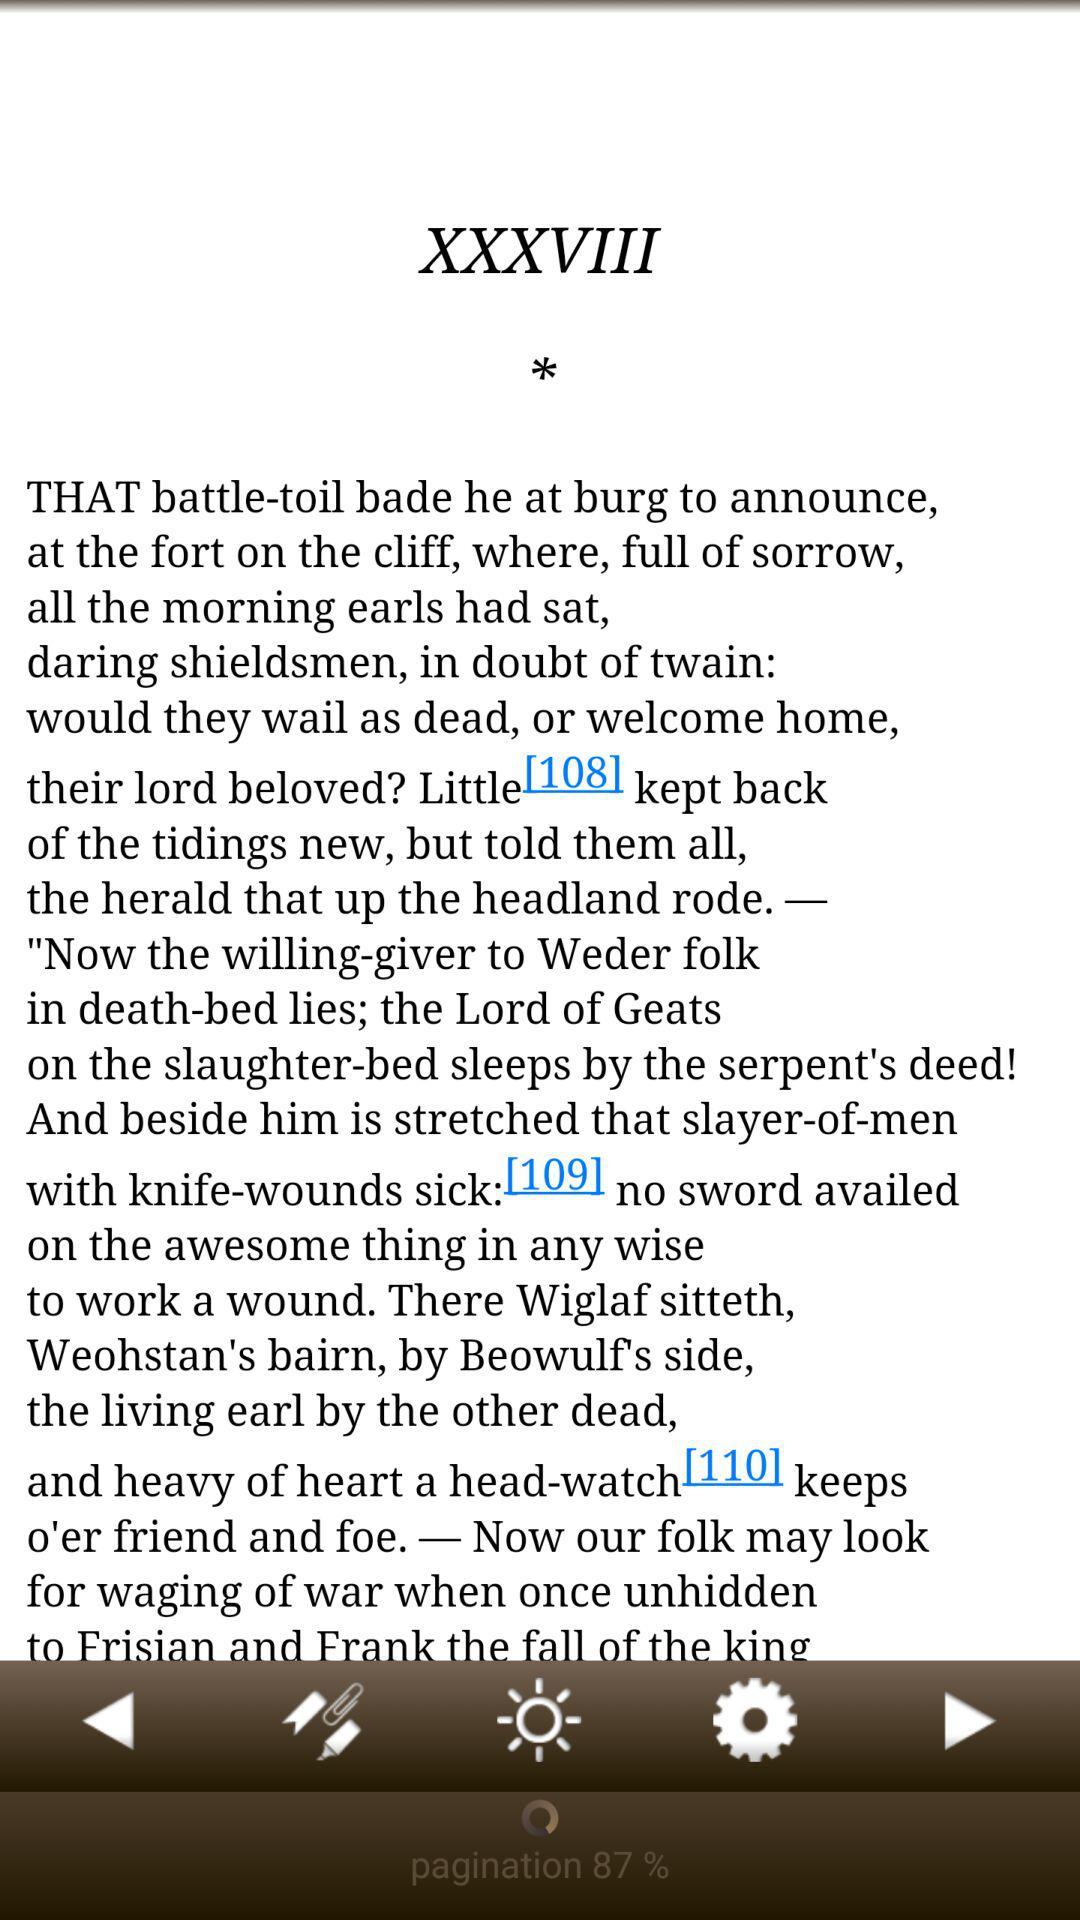  What do you see at coordinates (971, 1725) in the screenshot?
I see `next page` at bounding box center [971, 1725].